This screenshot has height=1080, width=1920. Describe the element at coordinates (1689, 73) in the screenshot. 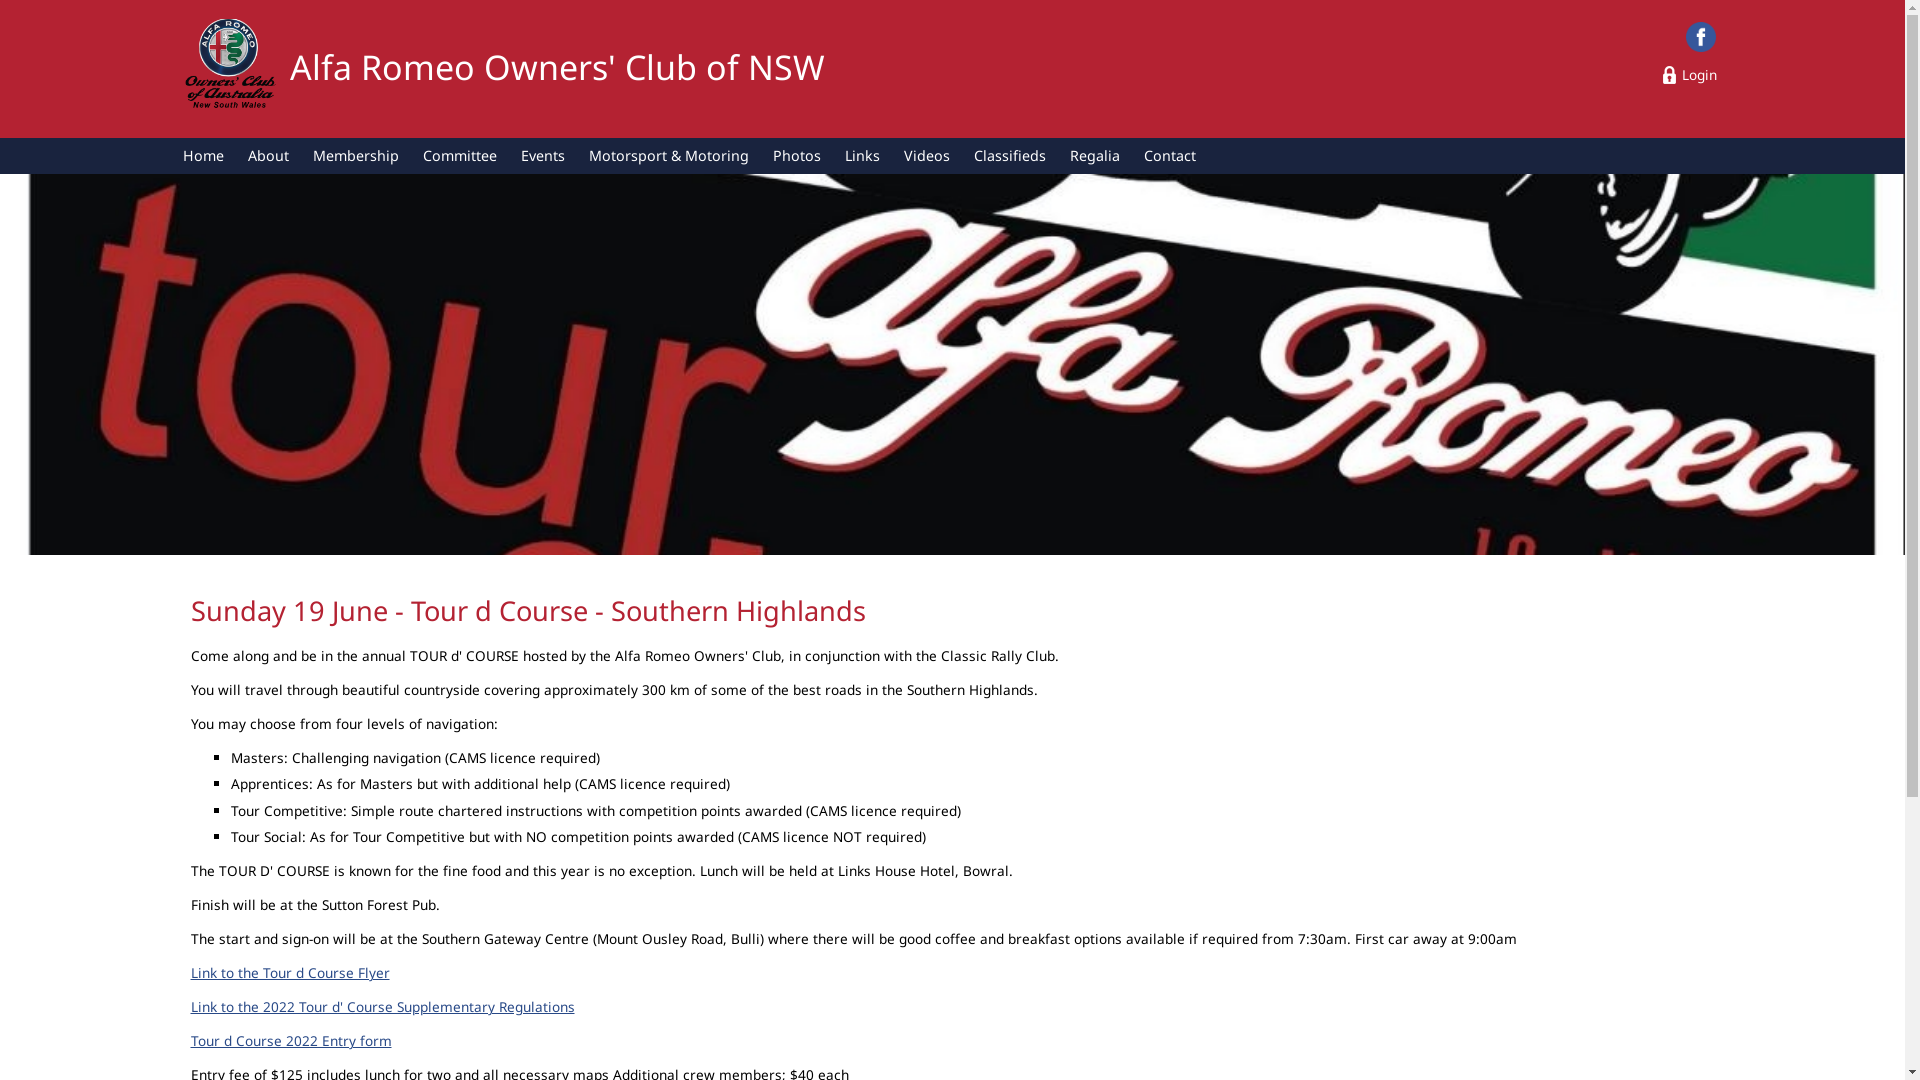

I see `'Login'` at that location.